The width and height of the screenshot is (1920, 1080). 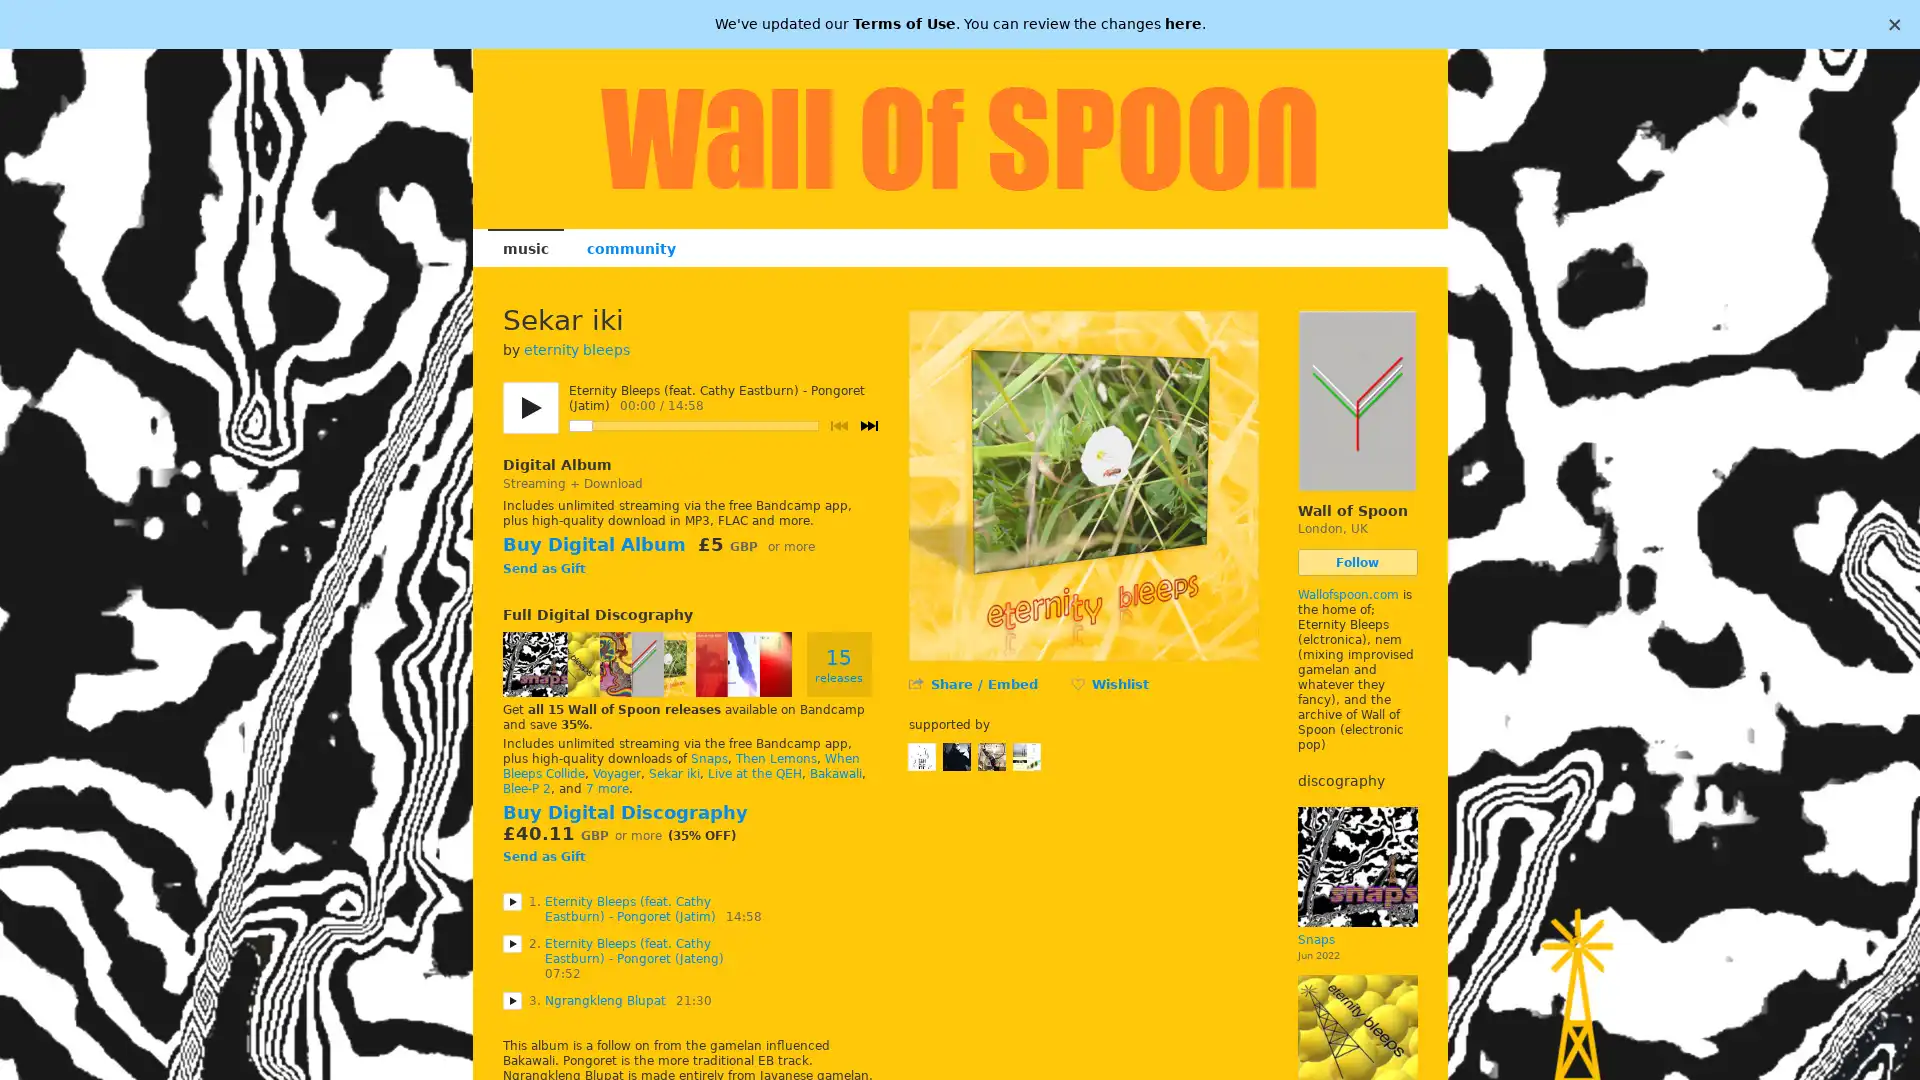 I want to click on Digital Album, so click(x=556, y=465).